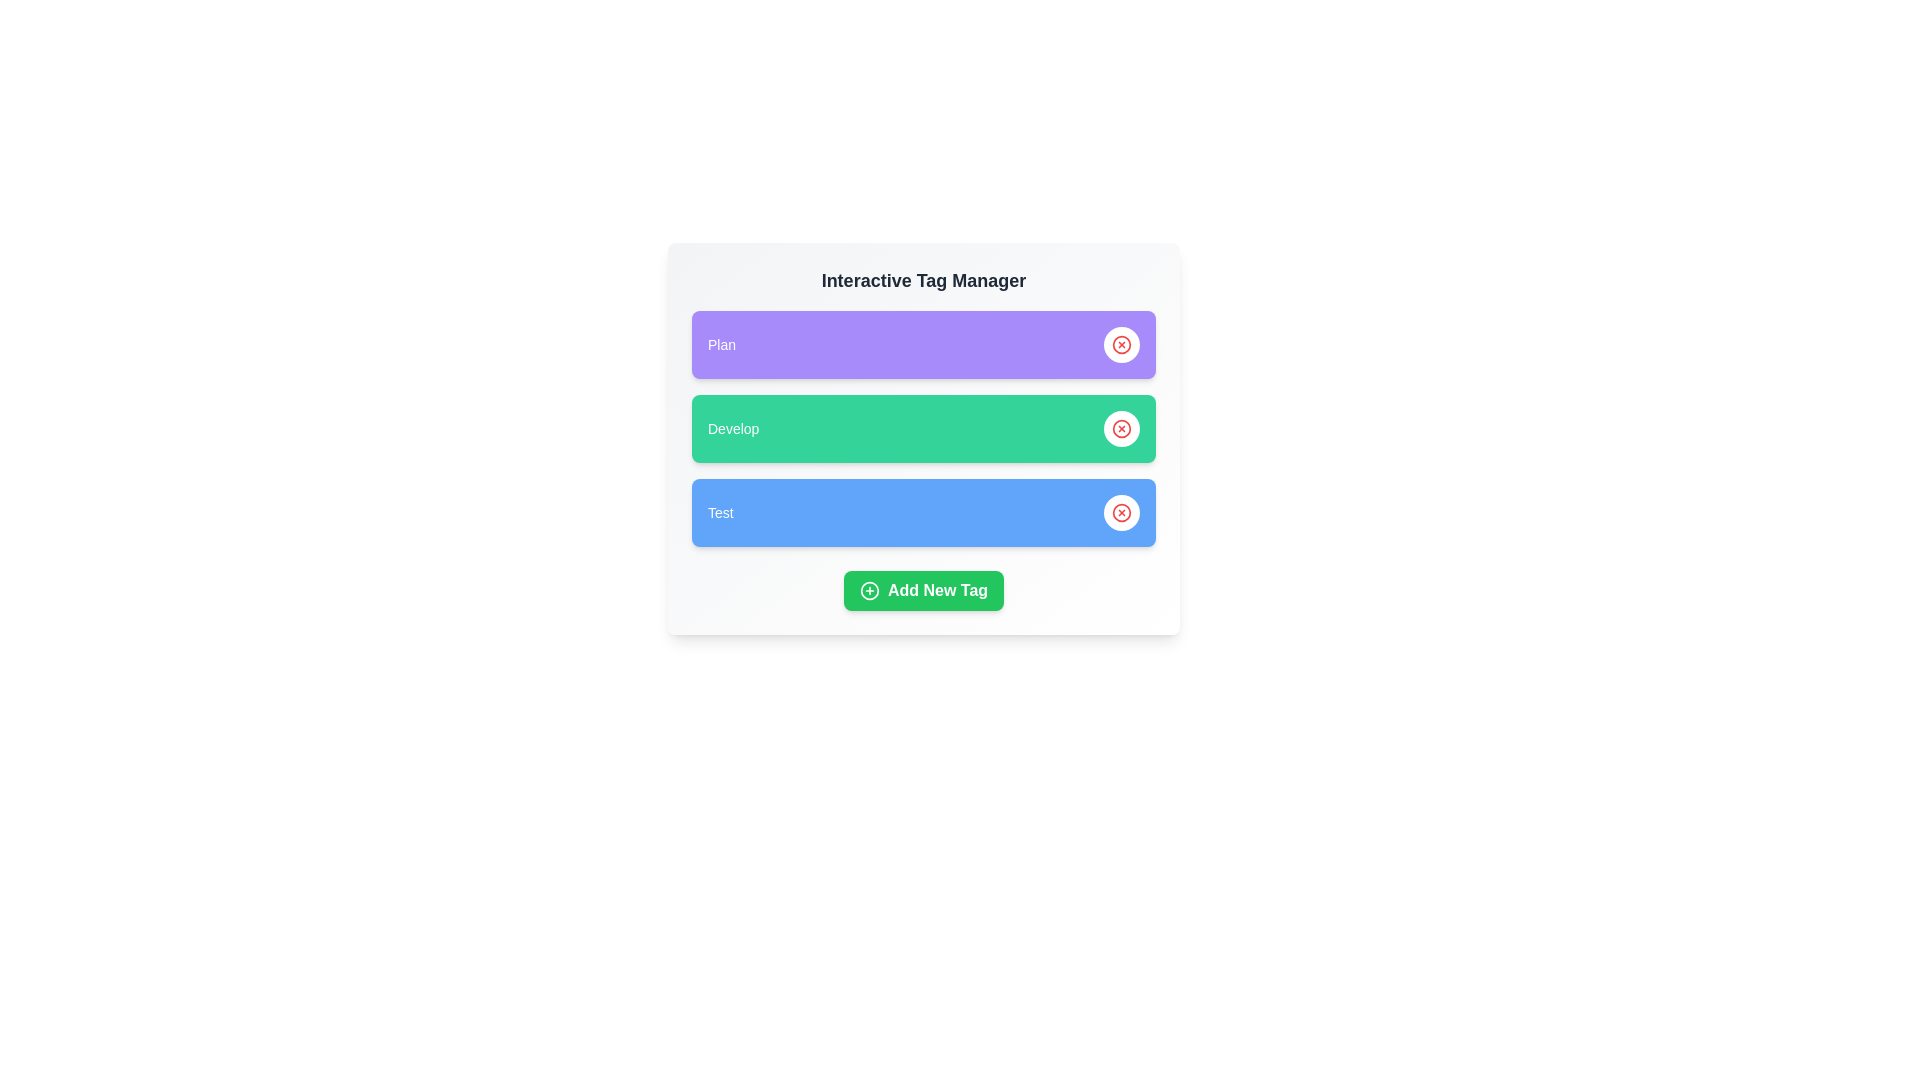 The width and height of the screenshot is (1920, 1080). What do you see at coordinates (1122, 512) in the screenshot?
I see `the close button next to the tag labeled Test to remove it` at bounding box center [1122, 512].